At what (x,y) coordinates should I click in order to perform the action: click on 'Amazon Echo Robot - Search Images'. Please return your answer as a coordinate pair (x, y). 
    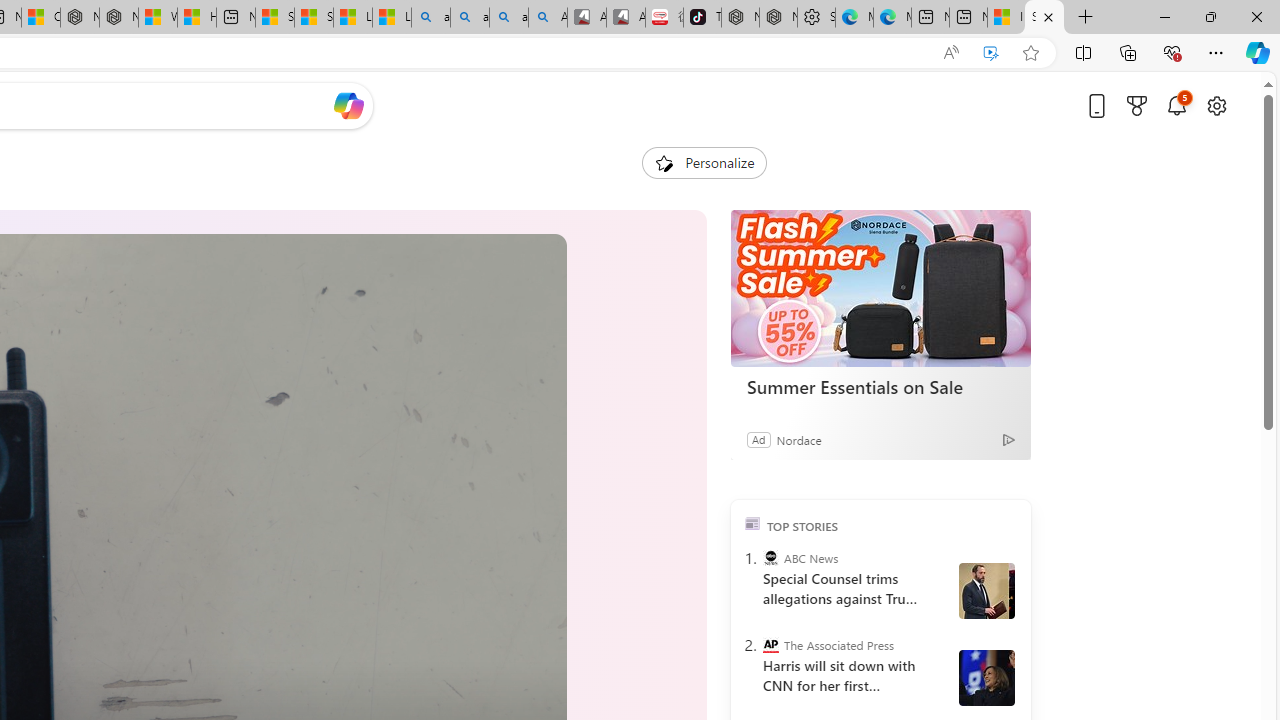
    Looking at the image, I should click on (547, 17).